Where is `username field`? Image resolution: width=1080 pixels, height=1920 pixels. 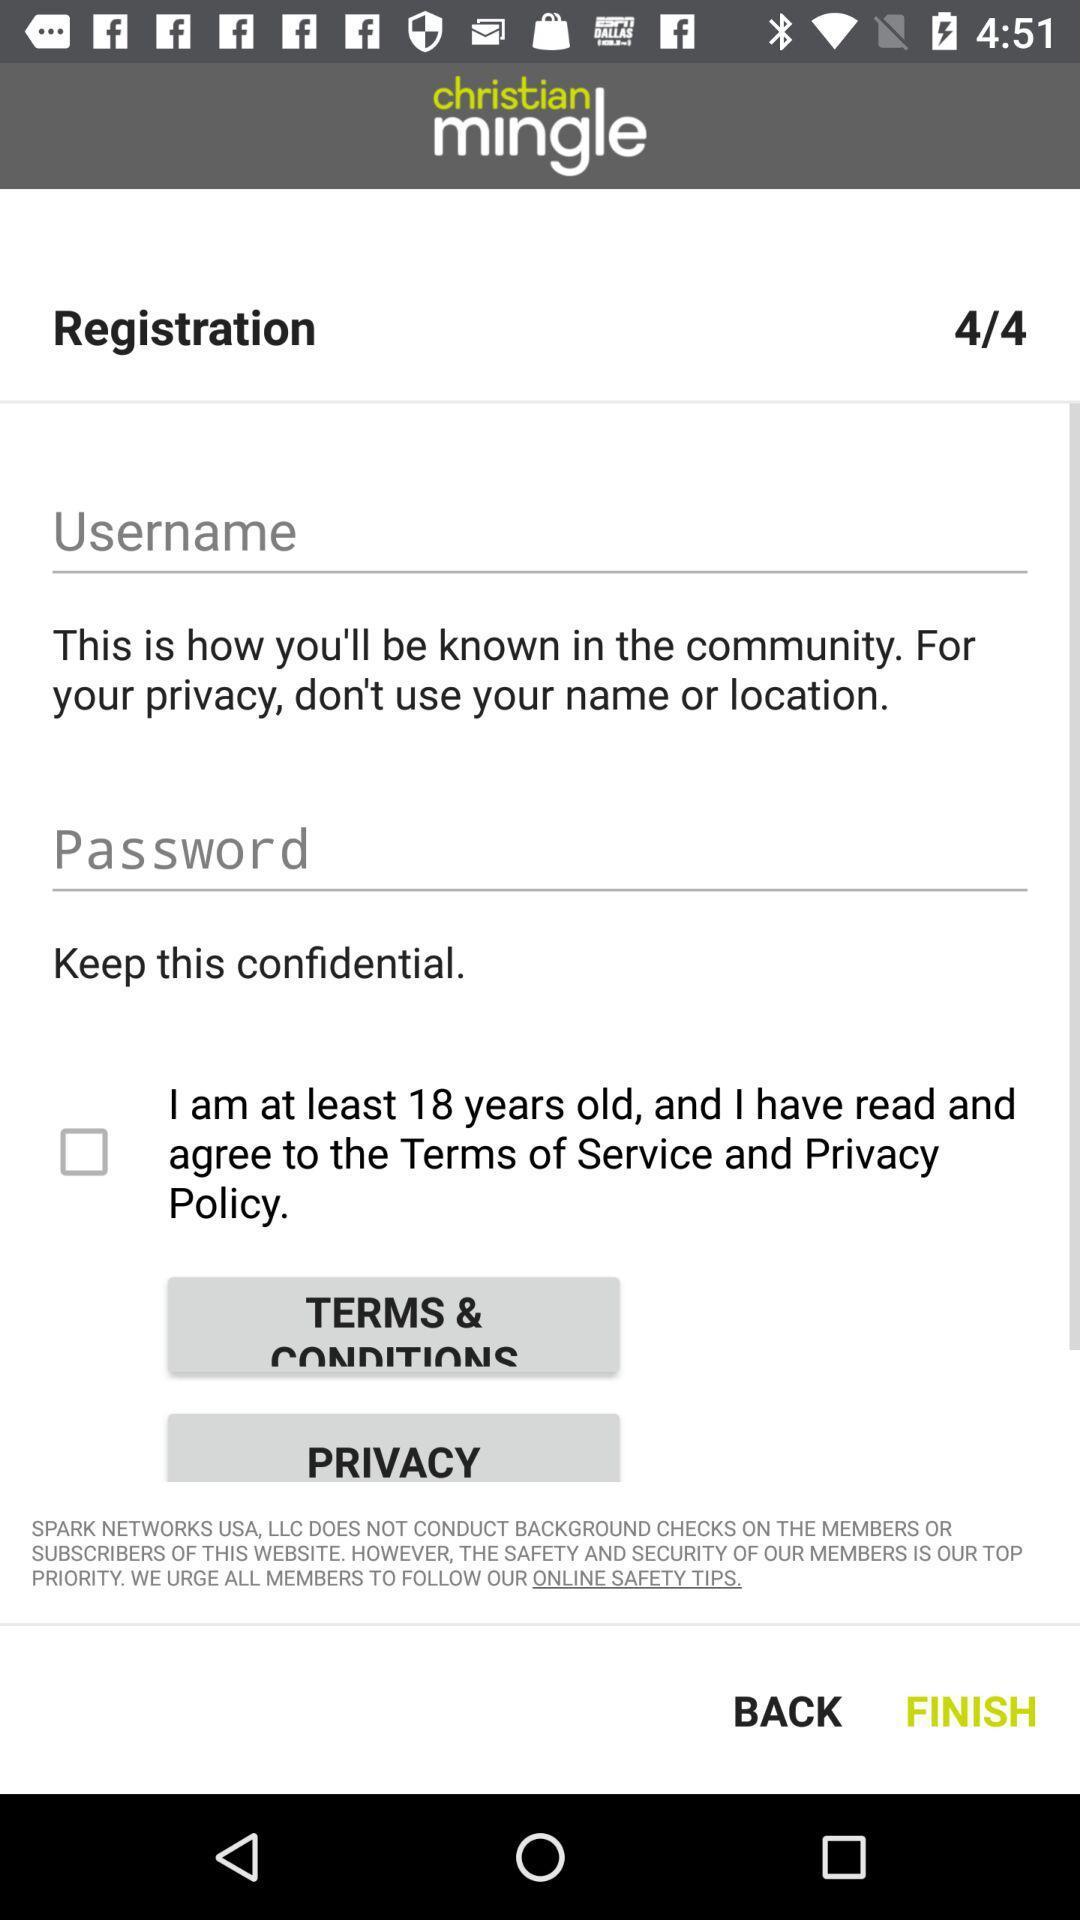 username field is located at coordinates (540, 530).